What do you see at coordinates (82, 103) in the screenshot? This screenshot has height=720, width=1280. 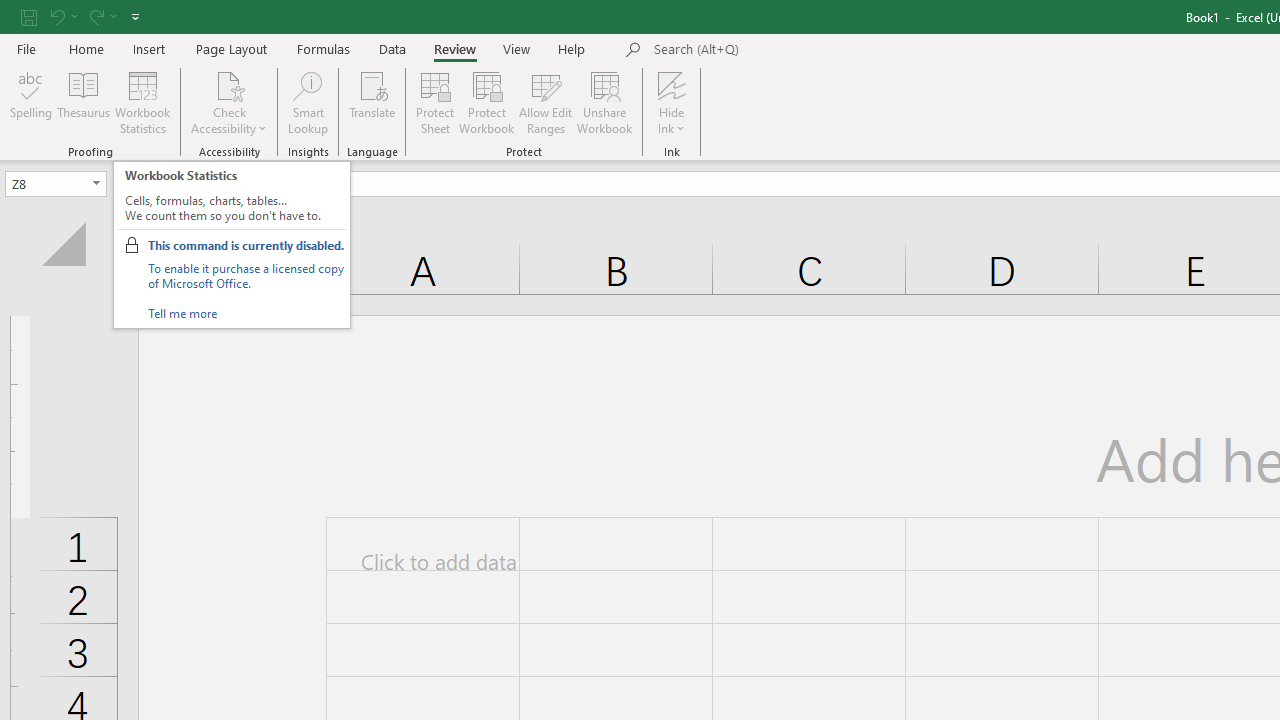 I see `'Thesaurus...'` at bounding box center [82, 103].